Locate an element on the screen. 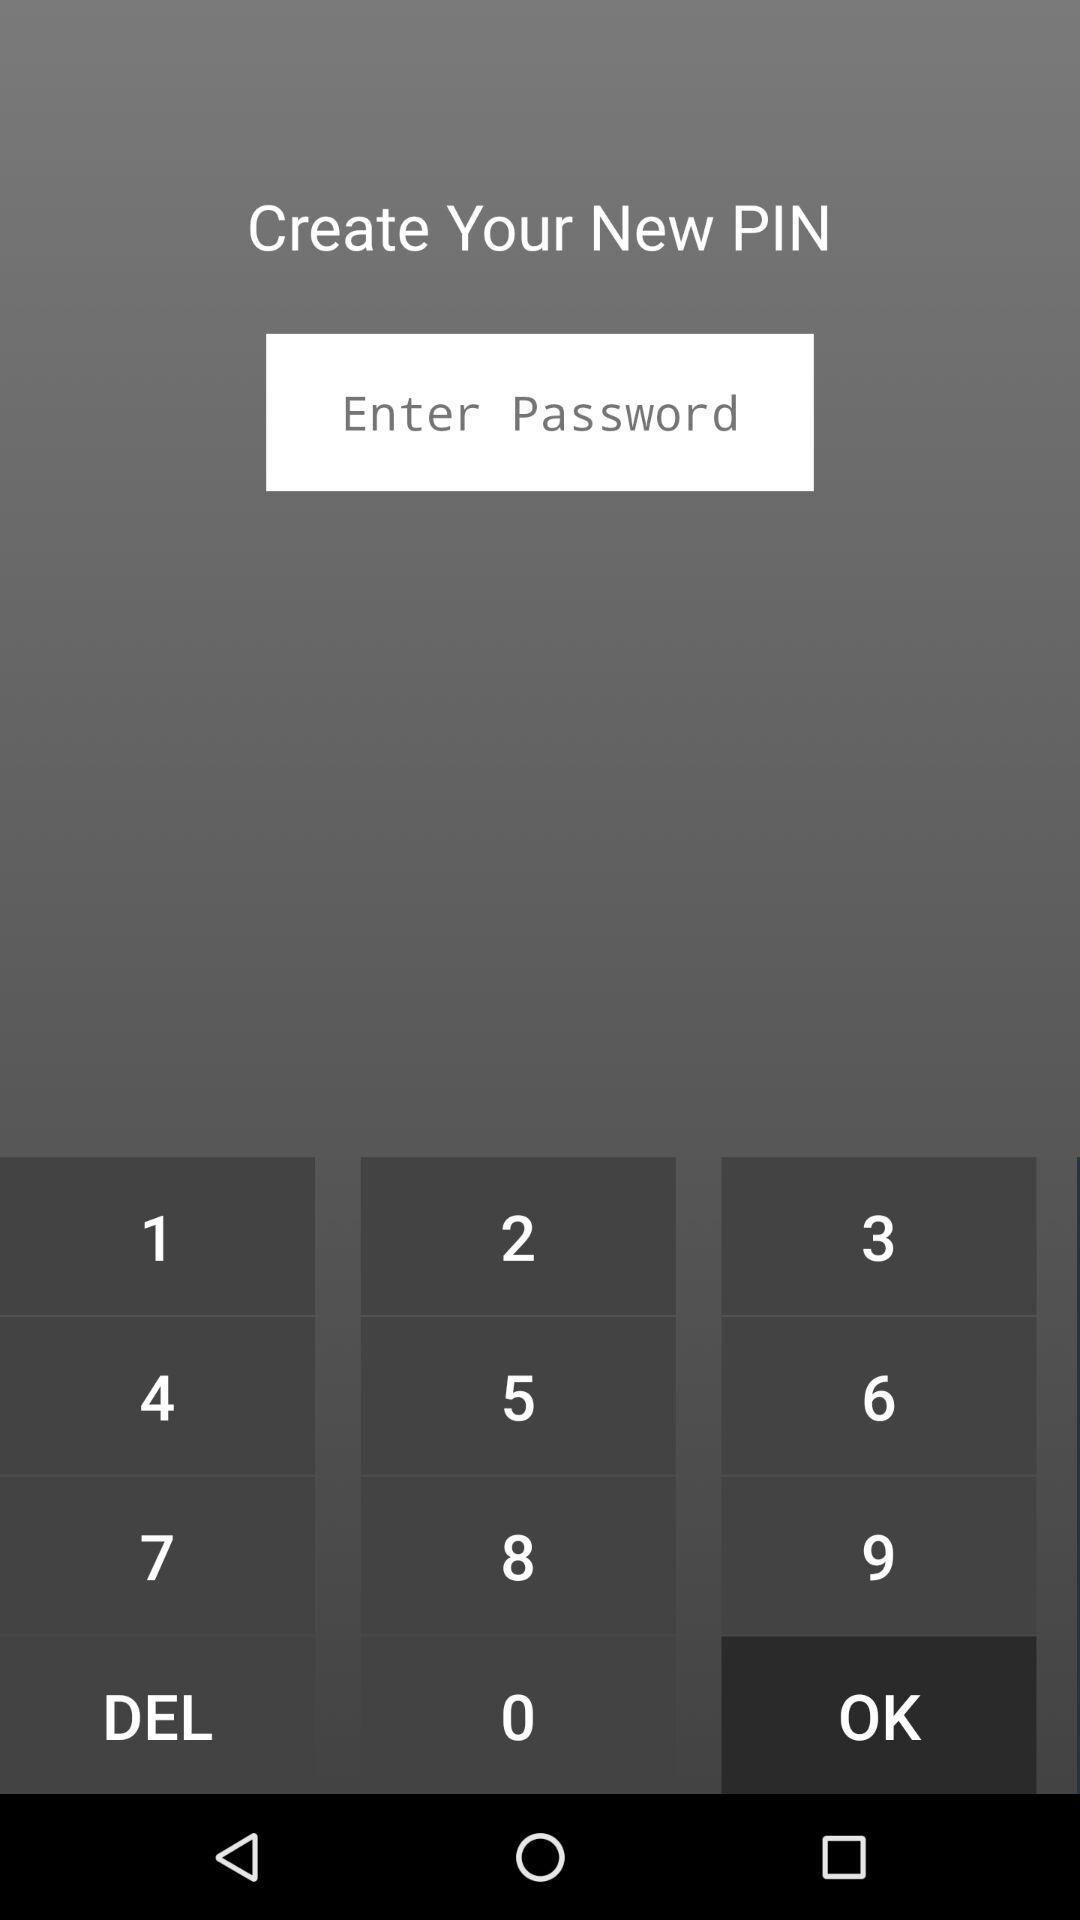 This screenshot has height=1920, width=1080. the 9 item is located at coordinates (878, 1554).